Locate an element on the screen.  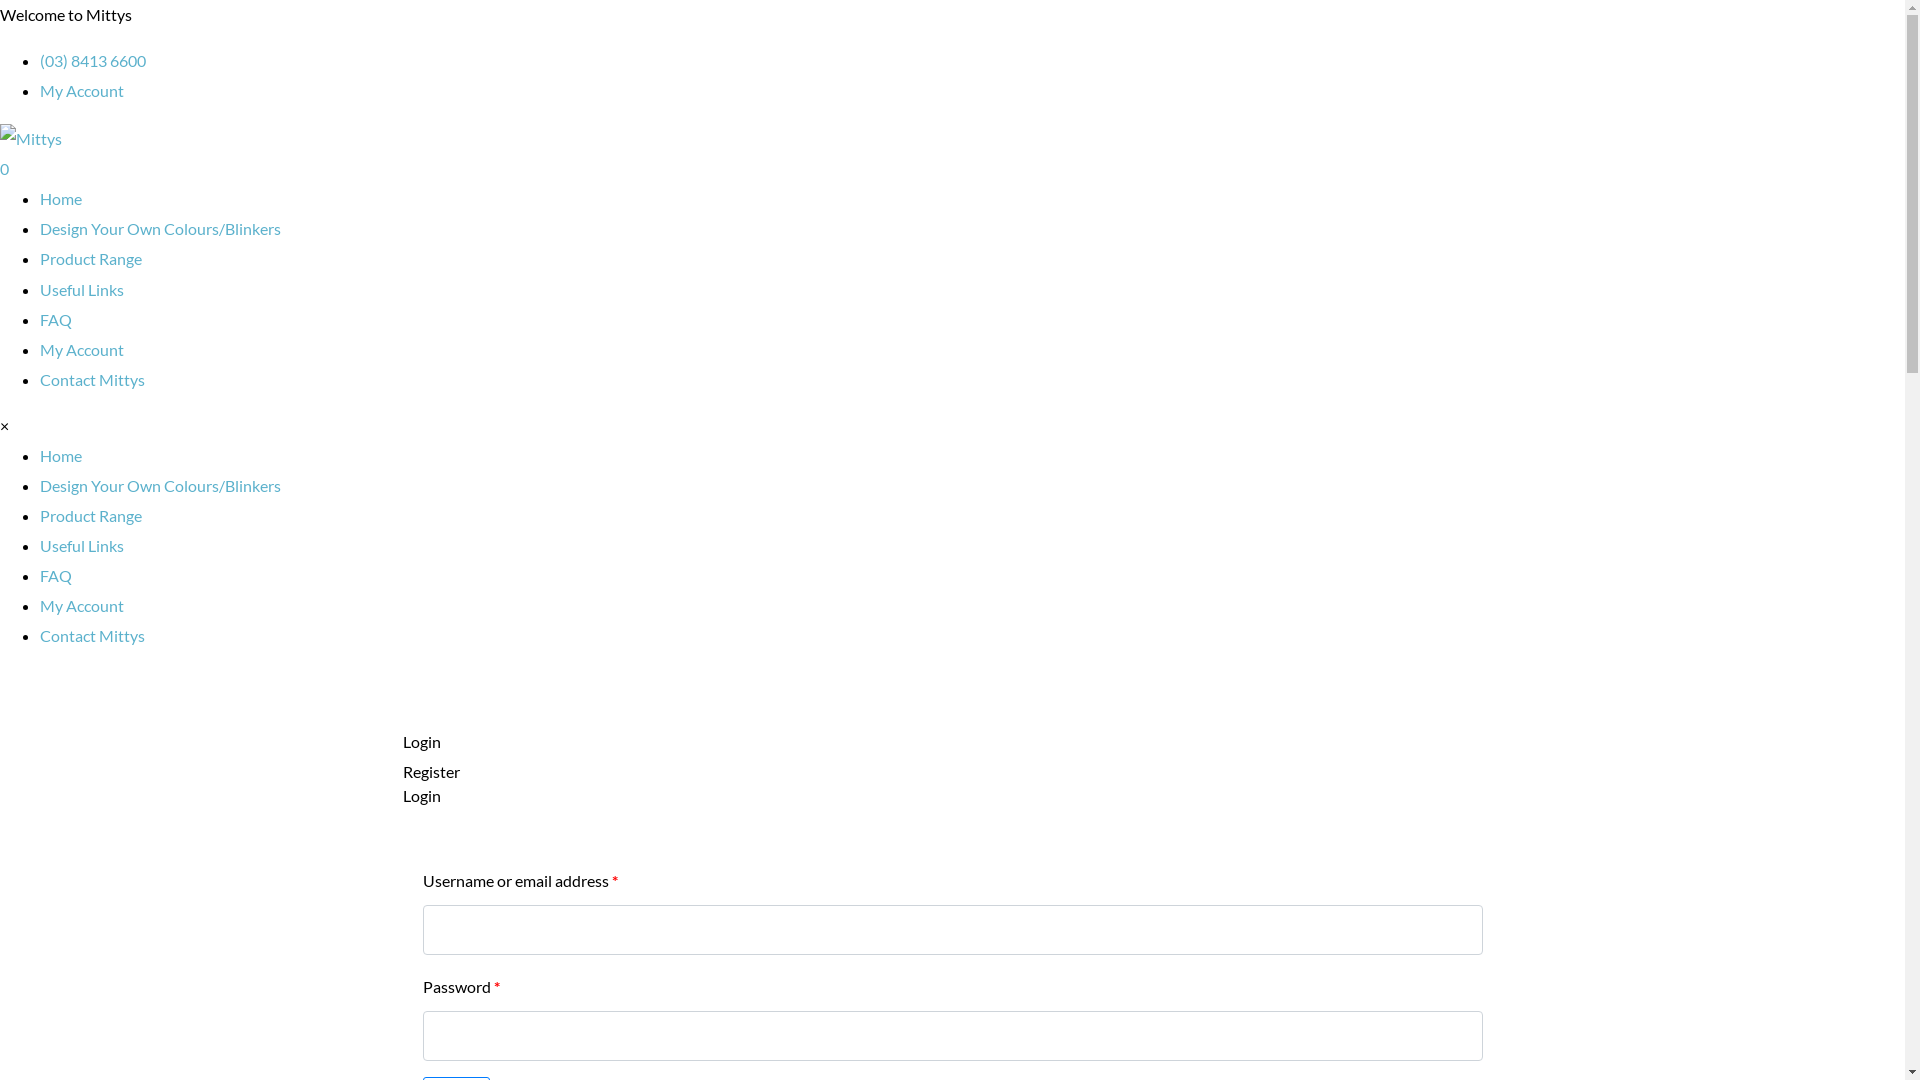
'Design Your Own Colours/Blinkers' is located at coordinates (160, 485).